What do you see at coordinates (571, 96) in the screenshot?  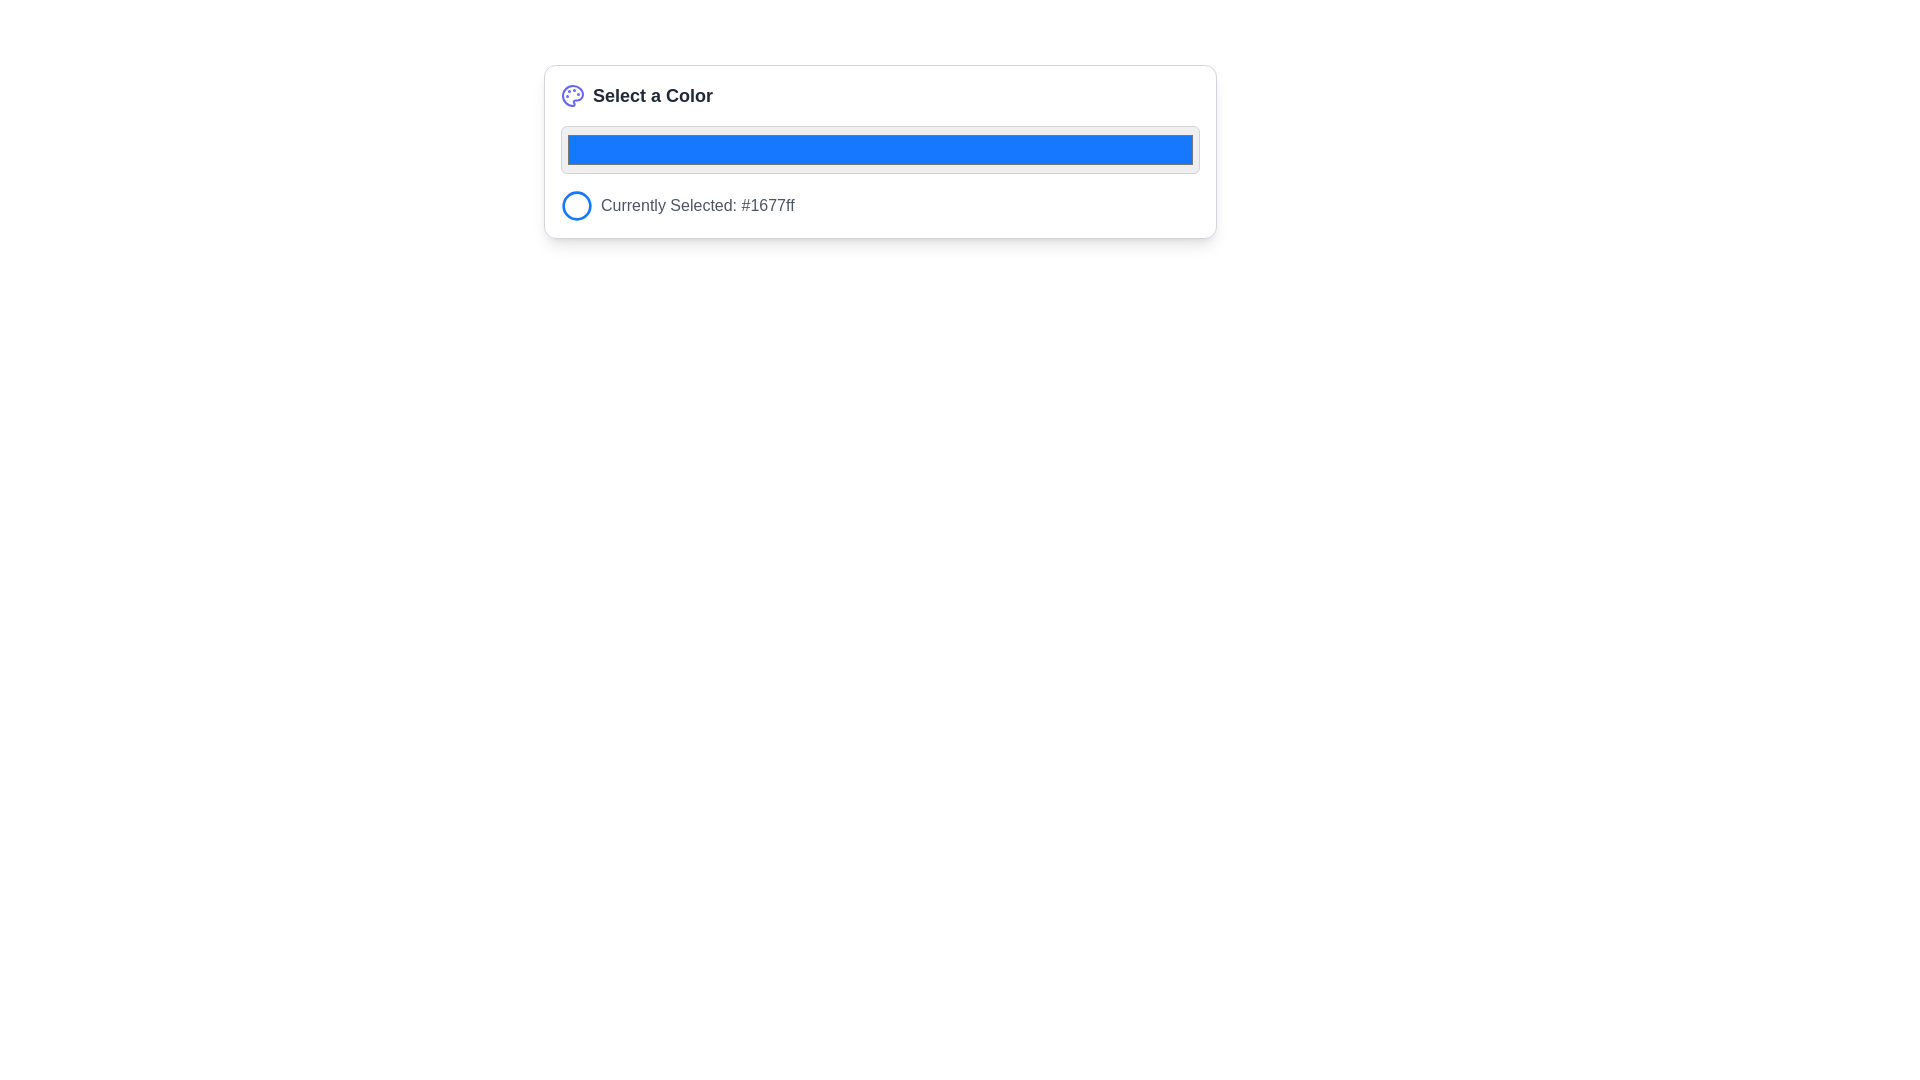 I see `the paint palette icon located in the 'Select a Color' section of the header` at bounding box center [571, 96].